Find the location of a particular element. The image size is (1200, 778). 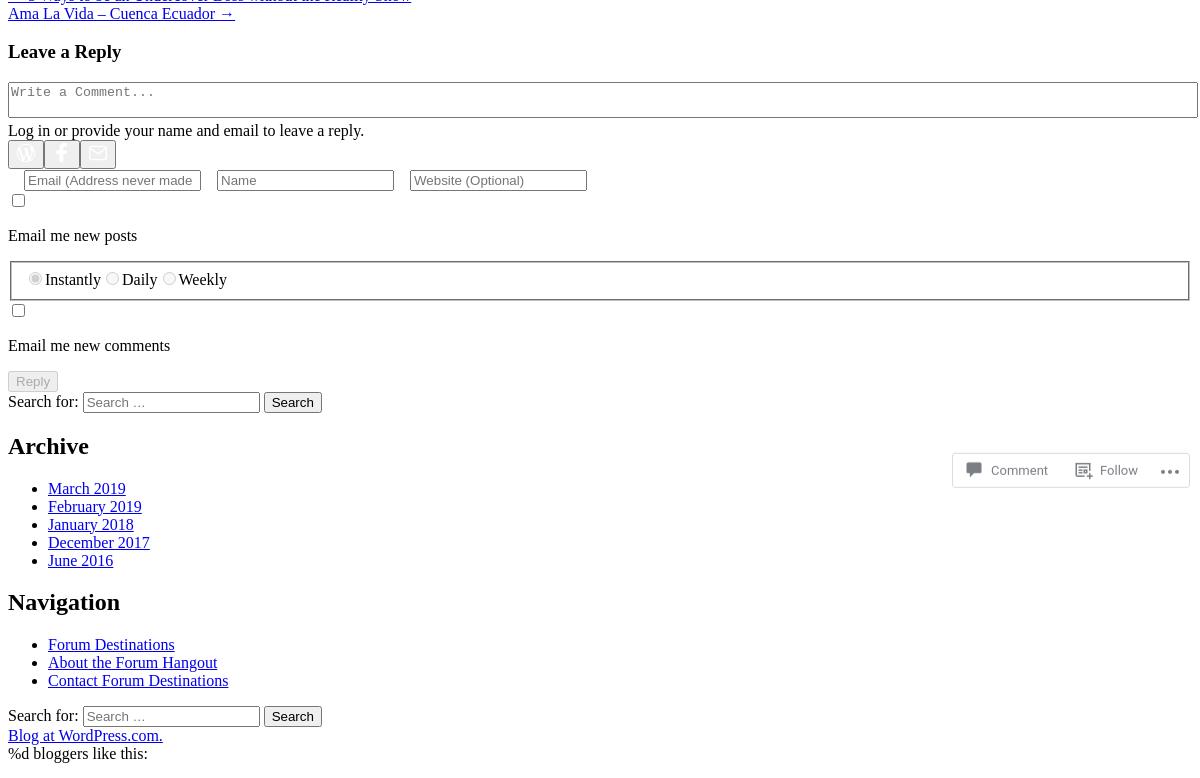

'Daily' is located at coordinates (139, 278).